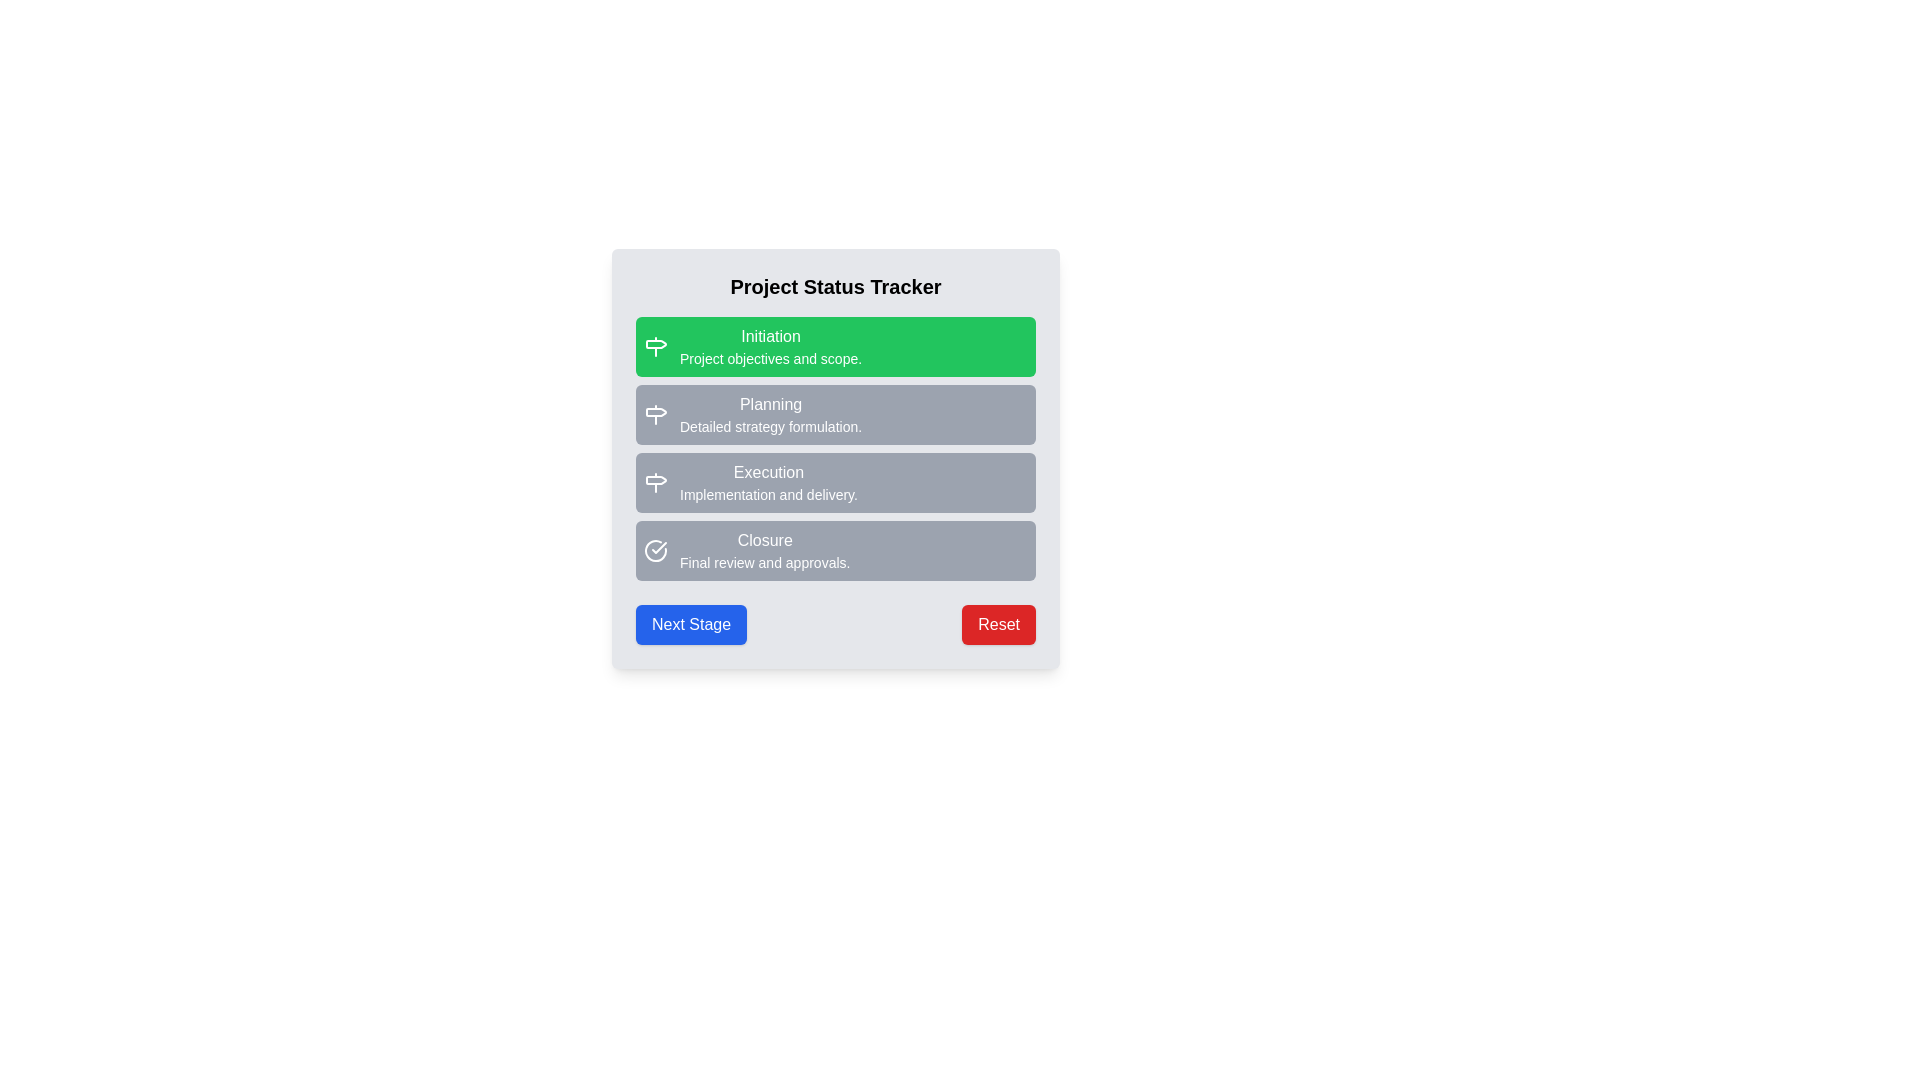 This screenshot has height=1080, width=1920. What do you see at coordinates (835, 346) in the screenshot?
I see `the 'Initiation' phase informational card in the project tracker by moving the cursor to its center position` at bounding box center [835, 346].